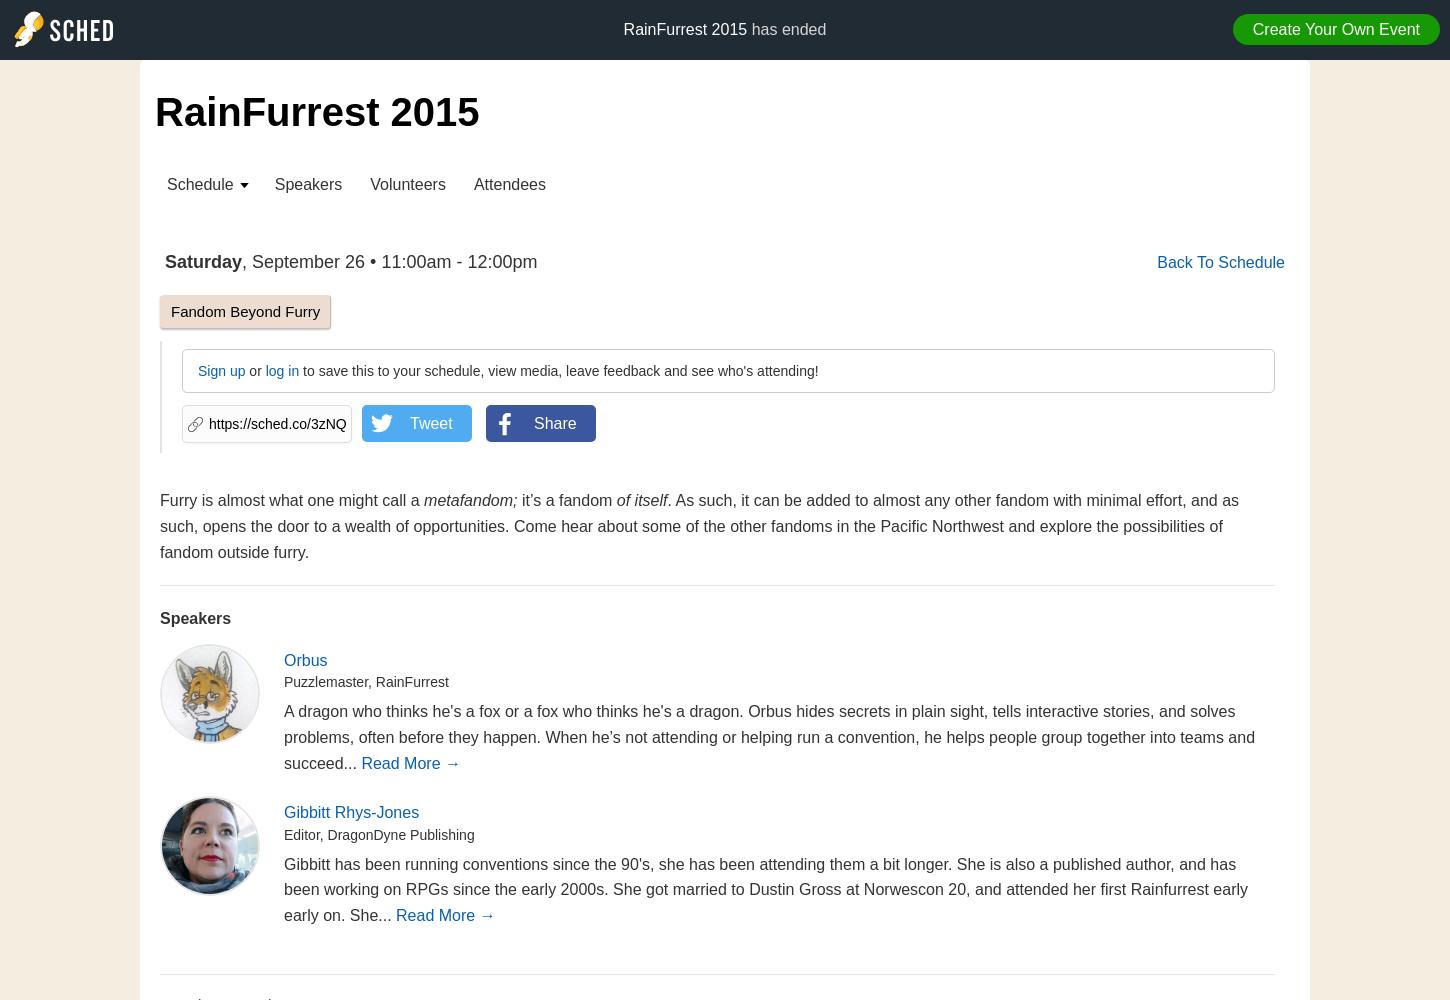 This screenshot has height=1000, width=1450. What do you see at coordinates (245, 311) in the screenshot?
I see `'Fandom Beyond Furry'` at bounding box center [245, 311].